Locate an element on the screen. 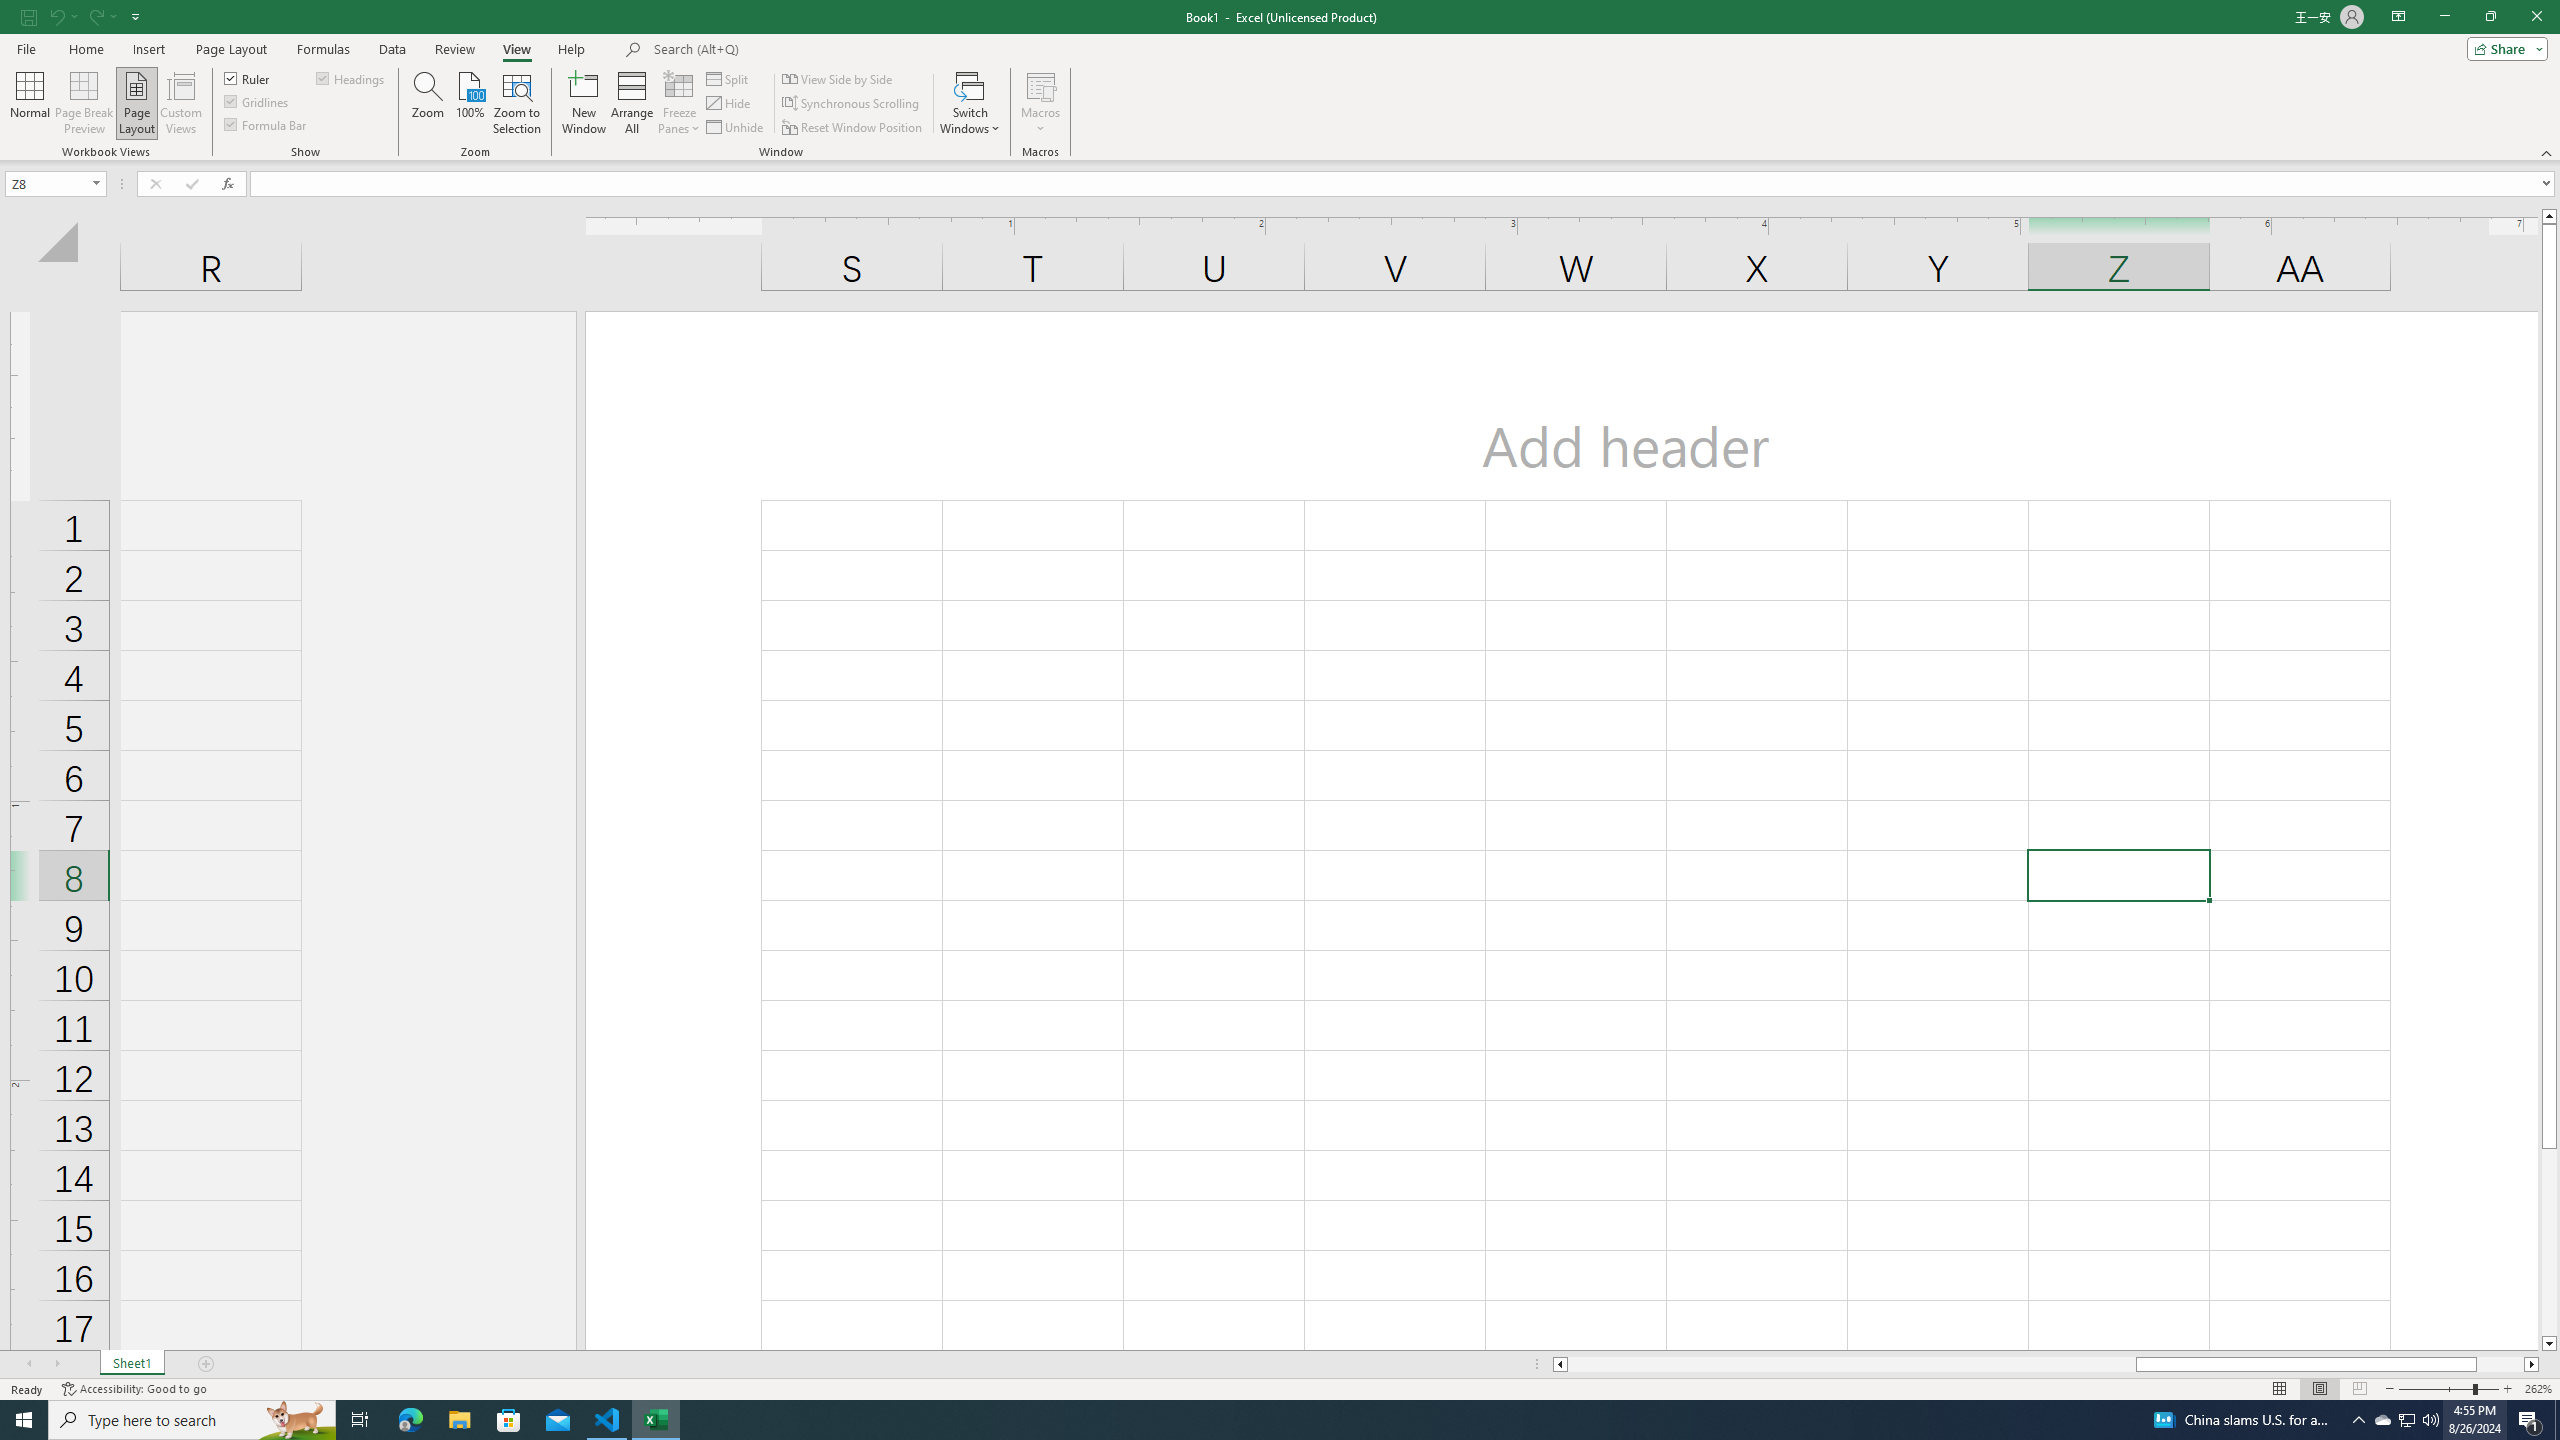  'Headings' is located at coordinates (351, 77).